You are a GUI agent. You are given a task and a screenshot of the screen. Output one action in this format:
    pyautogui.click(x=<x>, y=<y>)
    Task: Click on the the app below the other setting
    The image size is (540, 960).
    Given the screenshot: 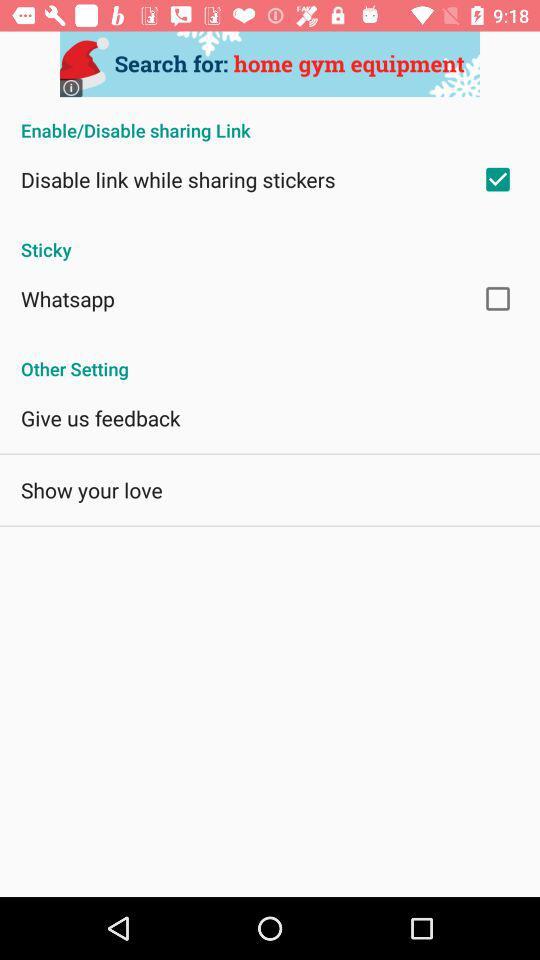 What is the action you would take?
    pyautogui.click(x=99, y=417)
    